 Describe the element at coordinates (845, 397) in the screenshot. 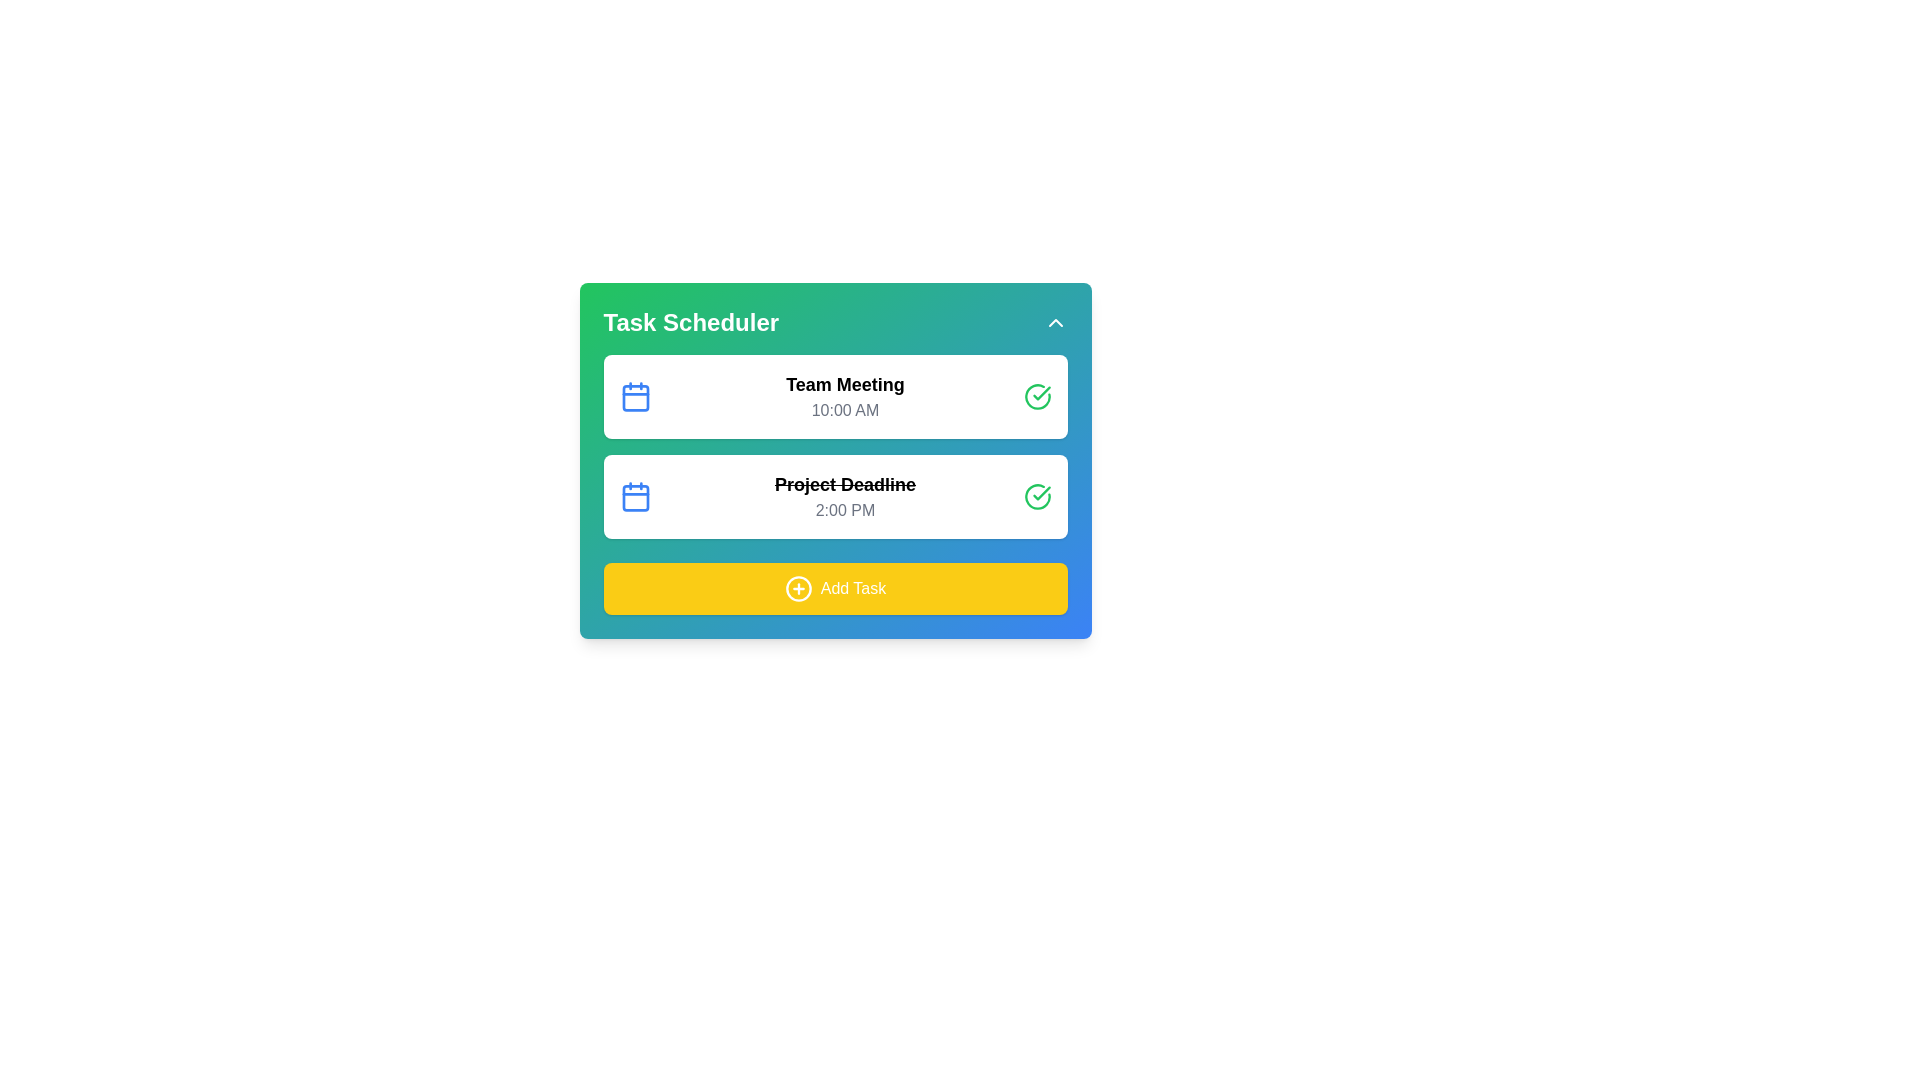

I see `the text element that provides details about the scheduled task, including its title 'Team Meeting' and start time '10:00 AM', which is located within the upper half of the first task card in the 'Task Scheduler' component` at that location.